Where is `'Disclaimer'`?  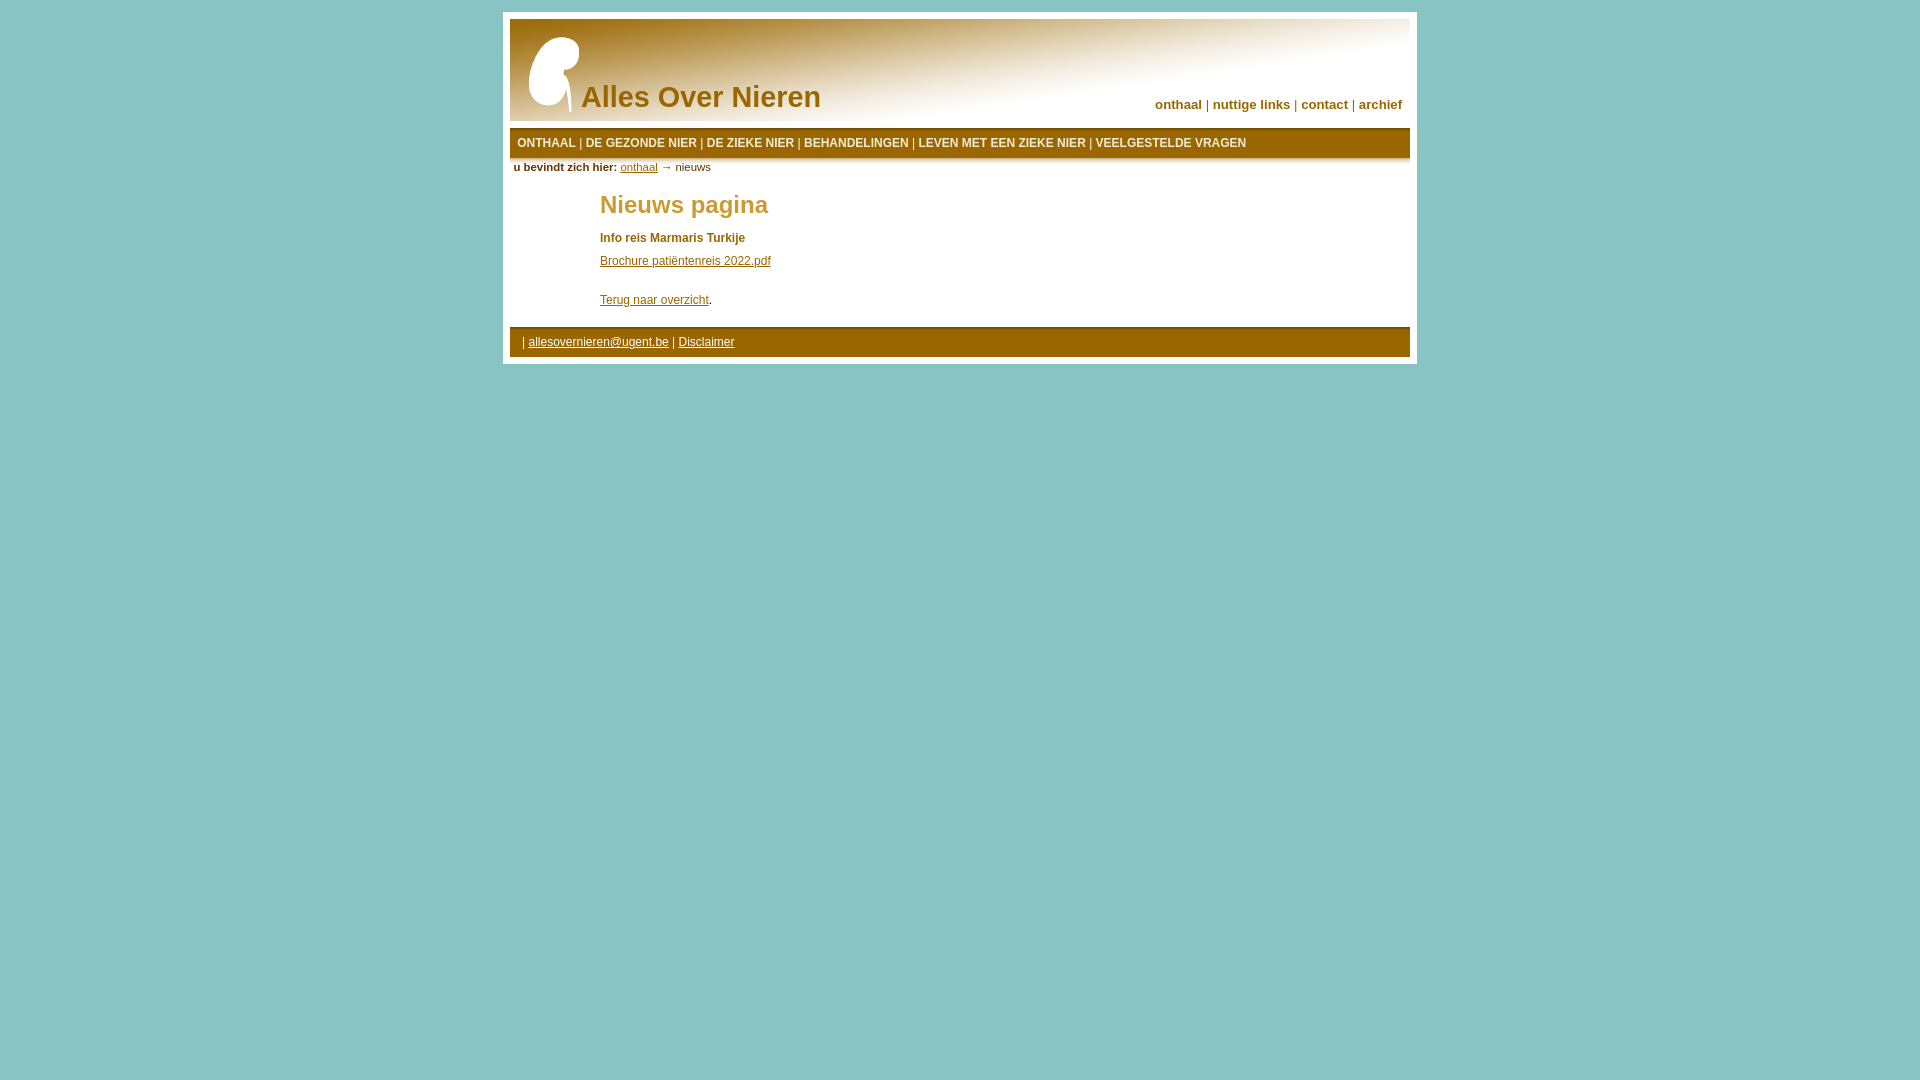
'Disclaimer' is located at coordinates (678, 341).